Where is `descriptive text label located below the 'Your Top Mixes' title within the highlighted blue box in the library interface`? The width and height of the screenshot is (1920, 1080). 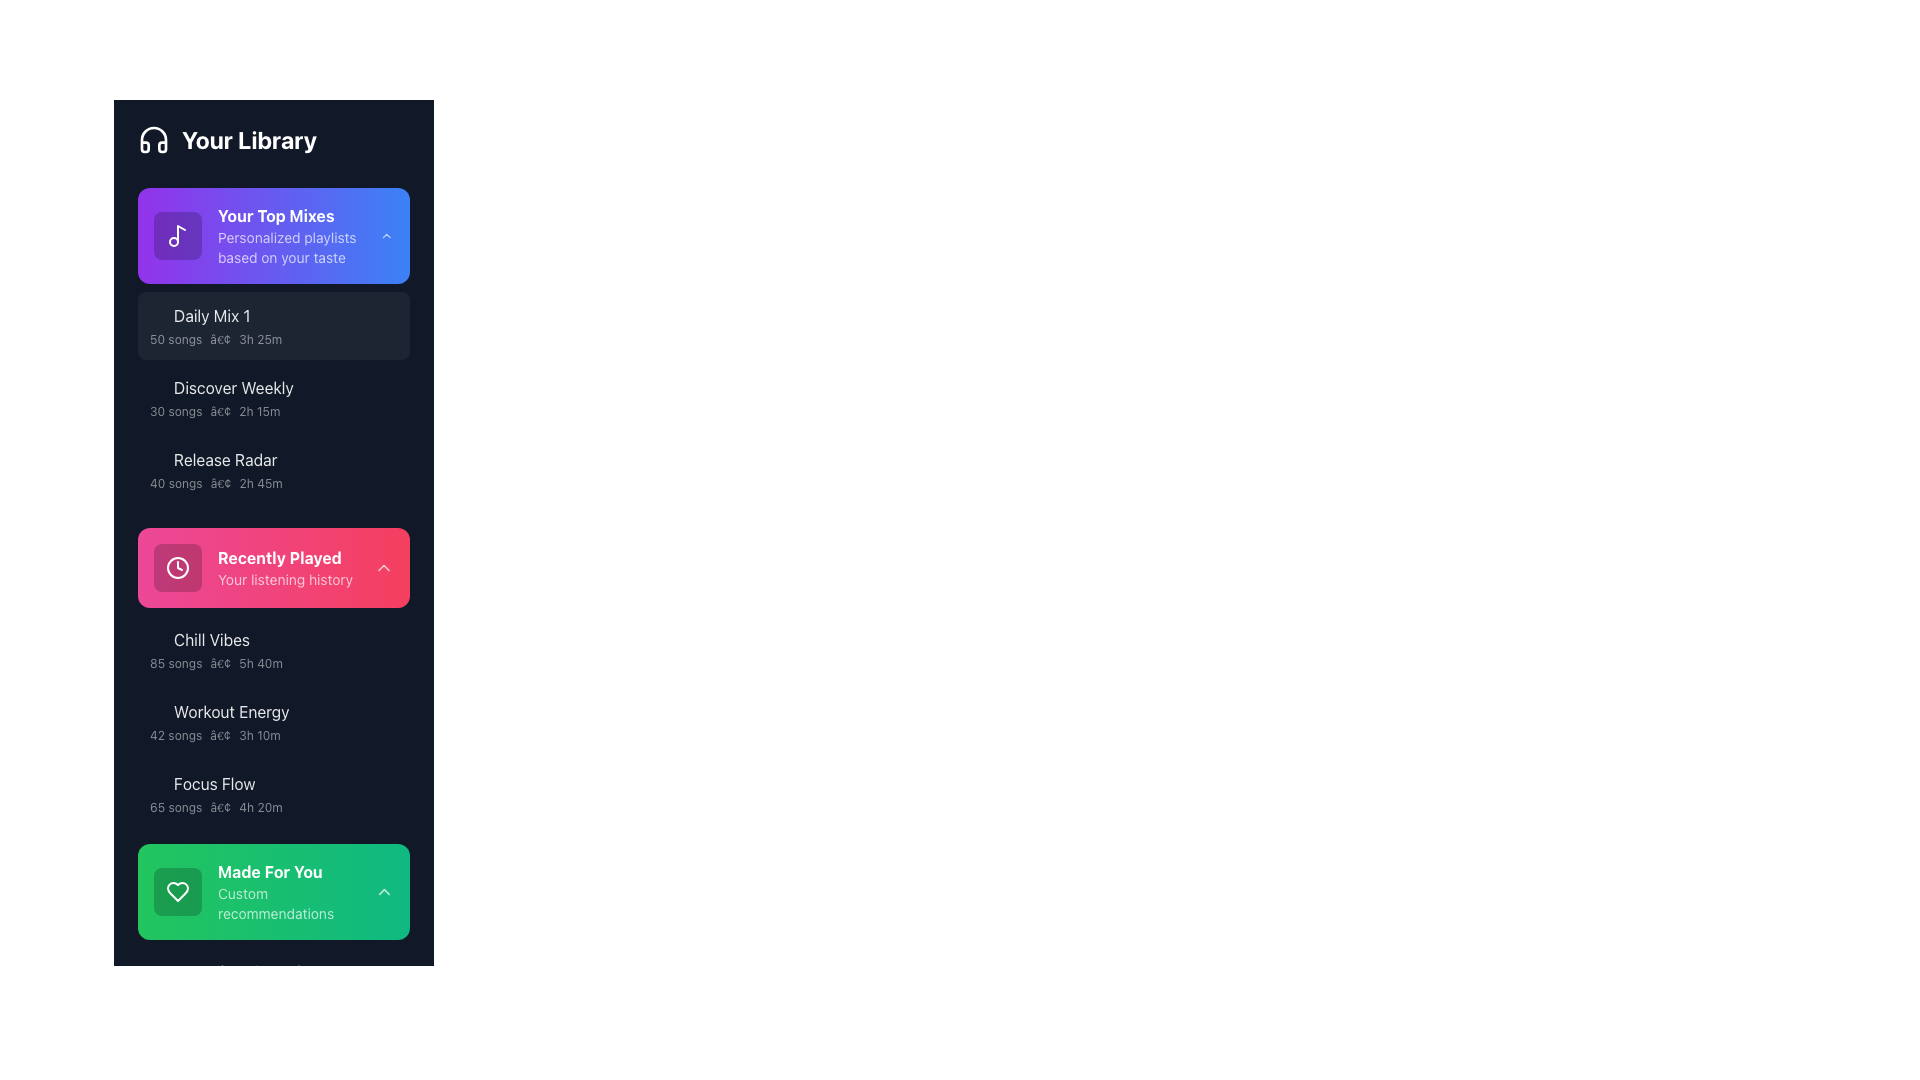 descriptive text label located below the 'Your Top Mixes' title within the highlighted blue box in the library interface is located at coordinates (298, 246).